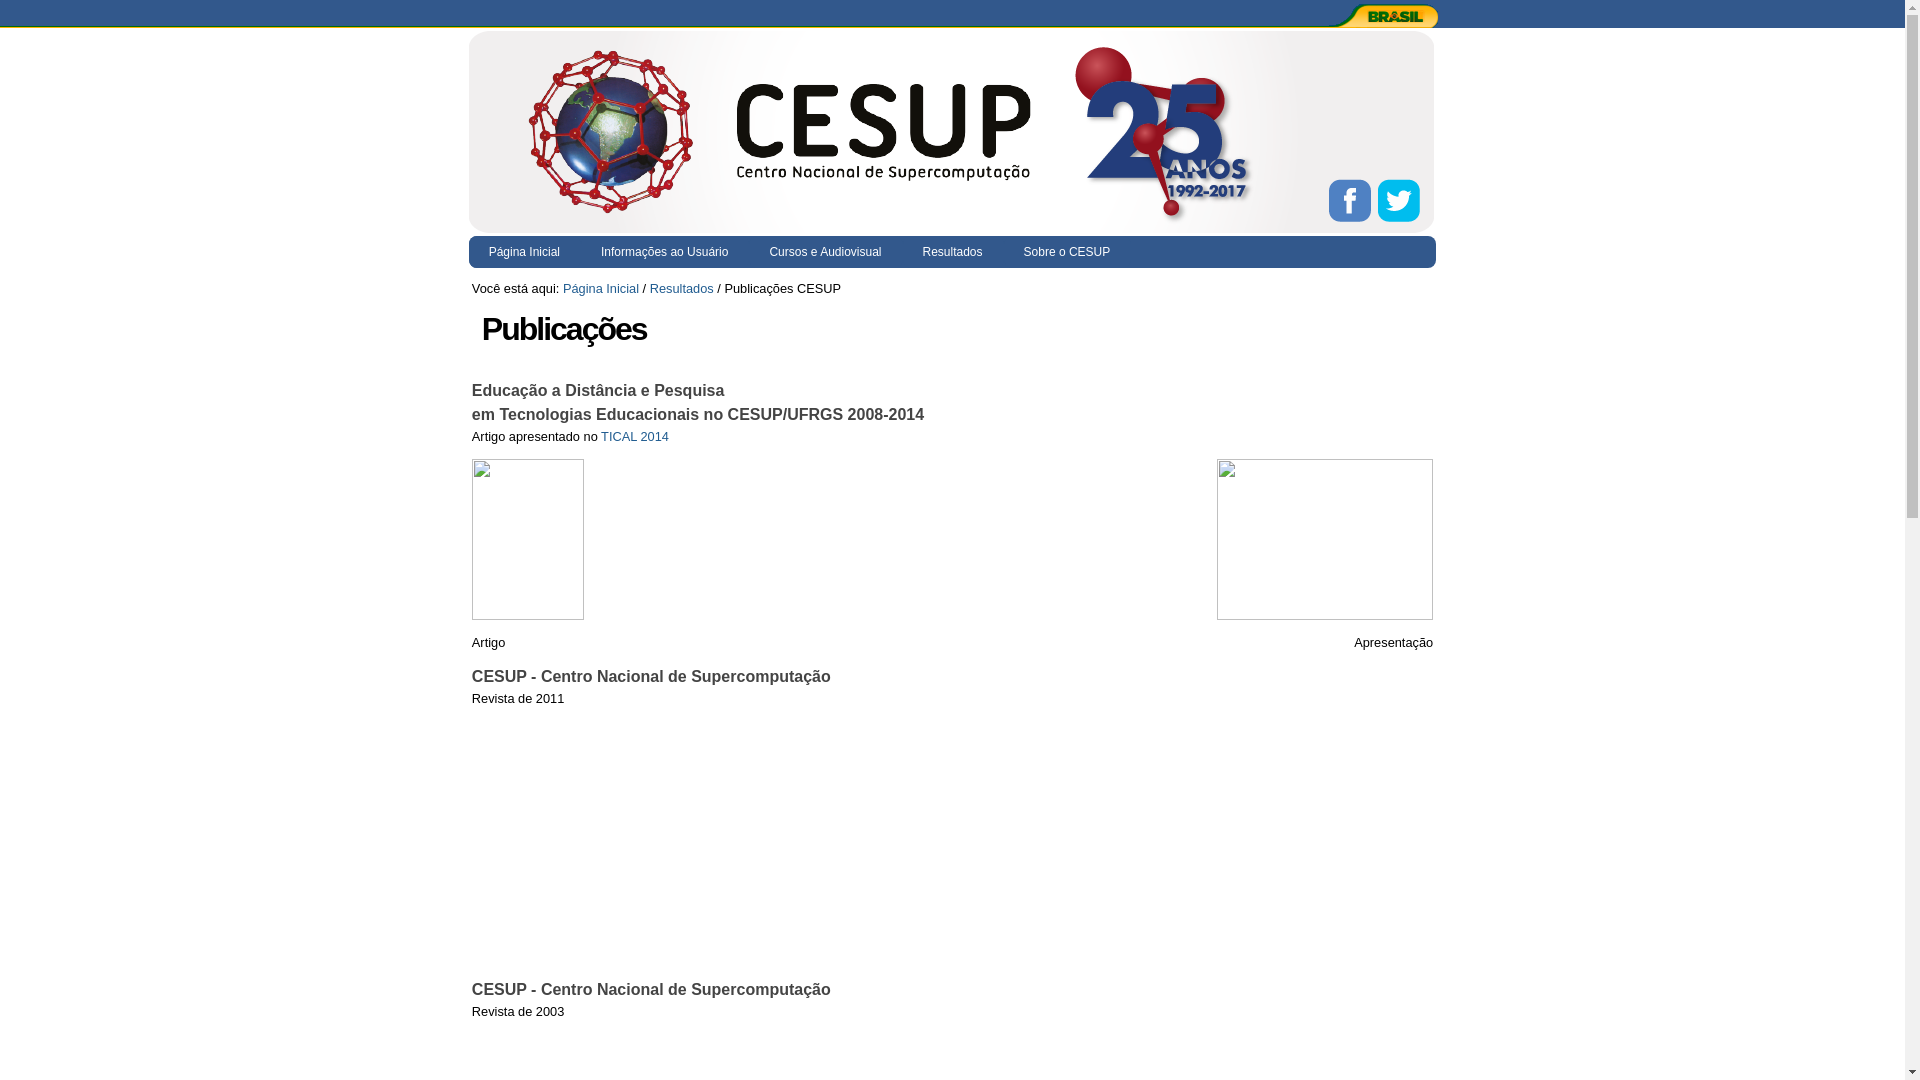 The image size is (1920, 1080). What do you see at coordinates (901, 250) in the screenshot?
I see `'Resultados'` at bounding box center [901, 250].